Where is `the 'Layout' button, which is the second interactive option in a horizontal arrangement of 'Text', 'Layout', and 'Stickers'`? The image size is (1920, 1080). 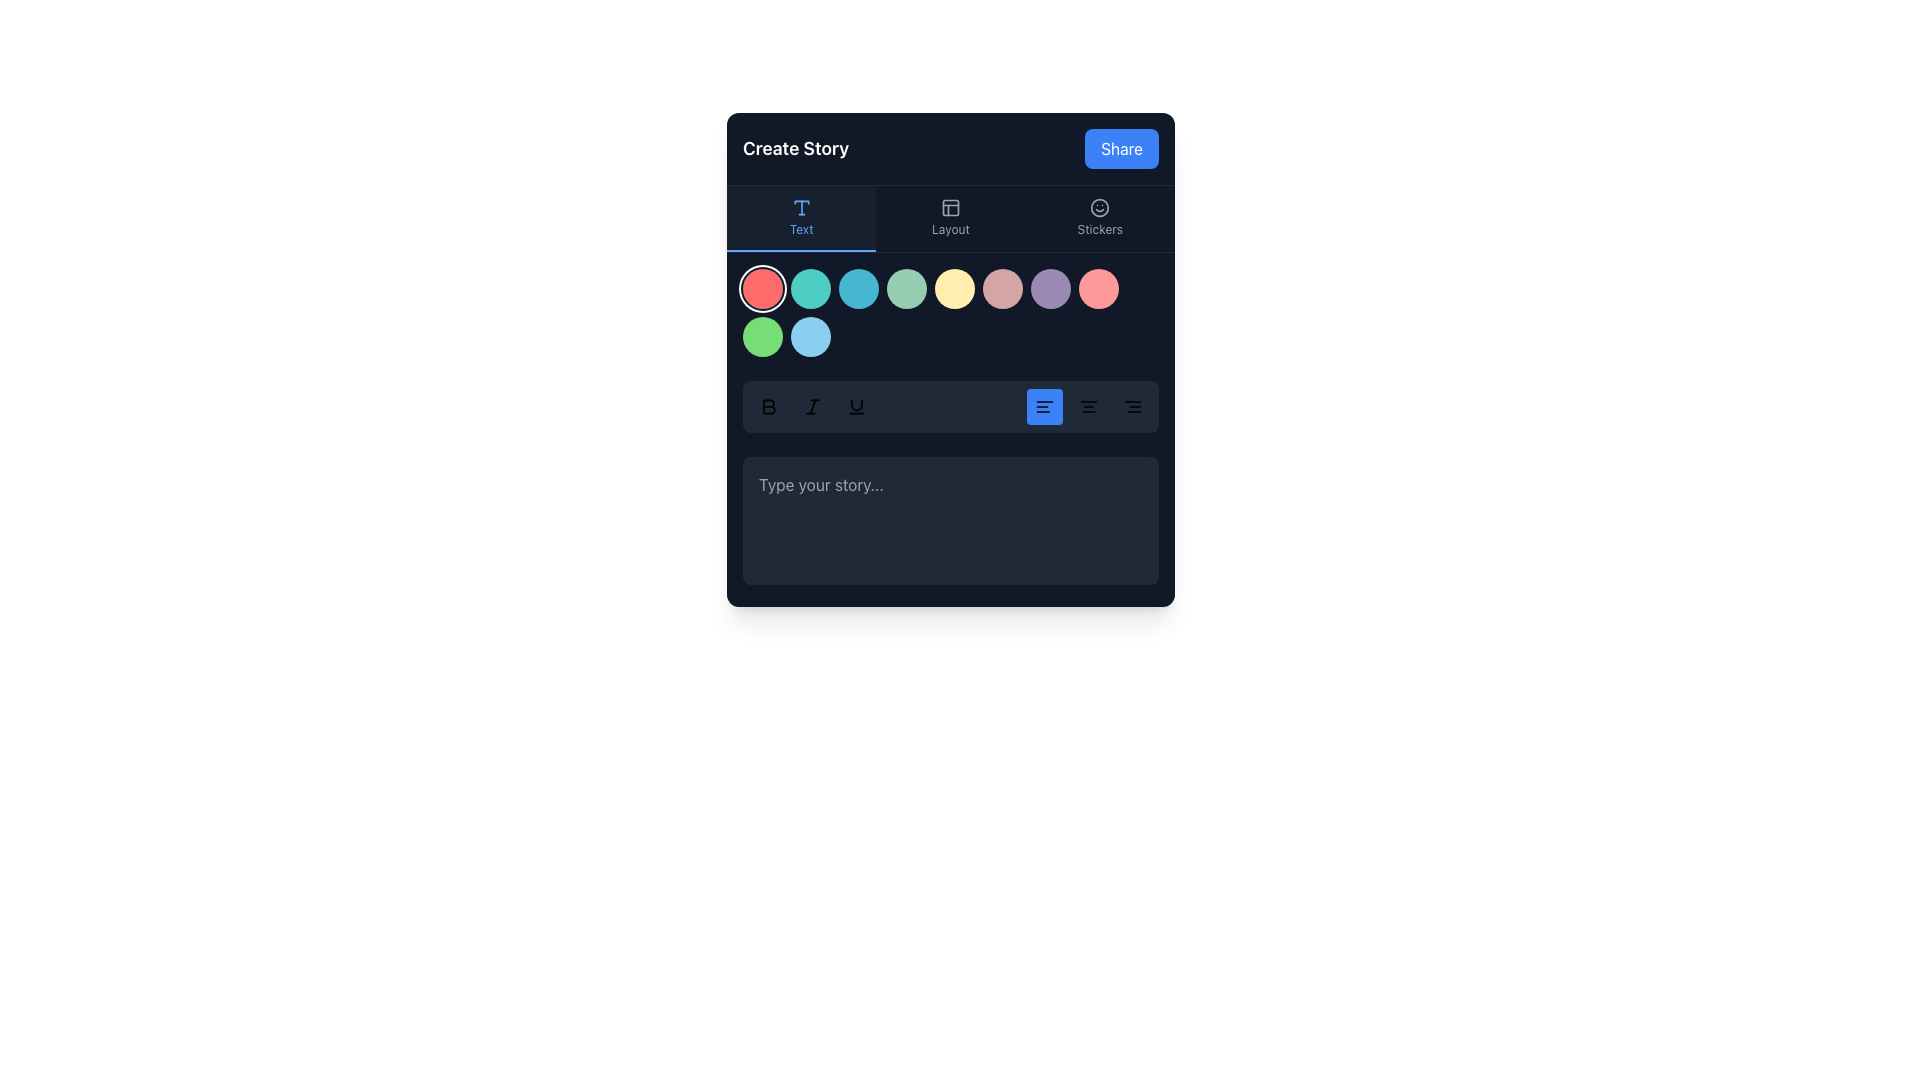
the 'Layout' button, which is the second interactive option in a horizontal arrangement of 'Text', 'Layout', and 'Stickers' is located at coordinates (949, 219).